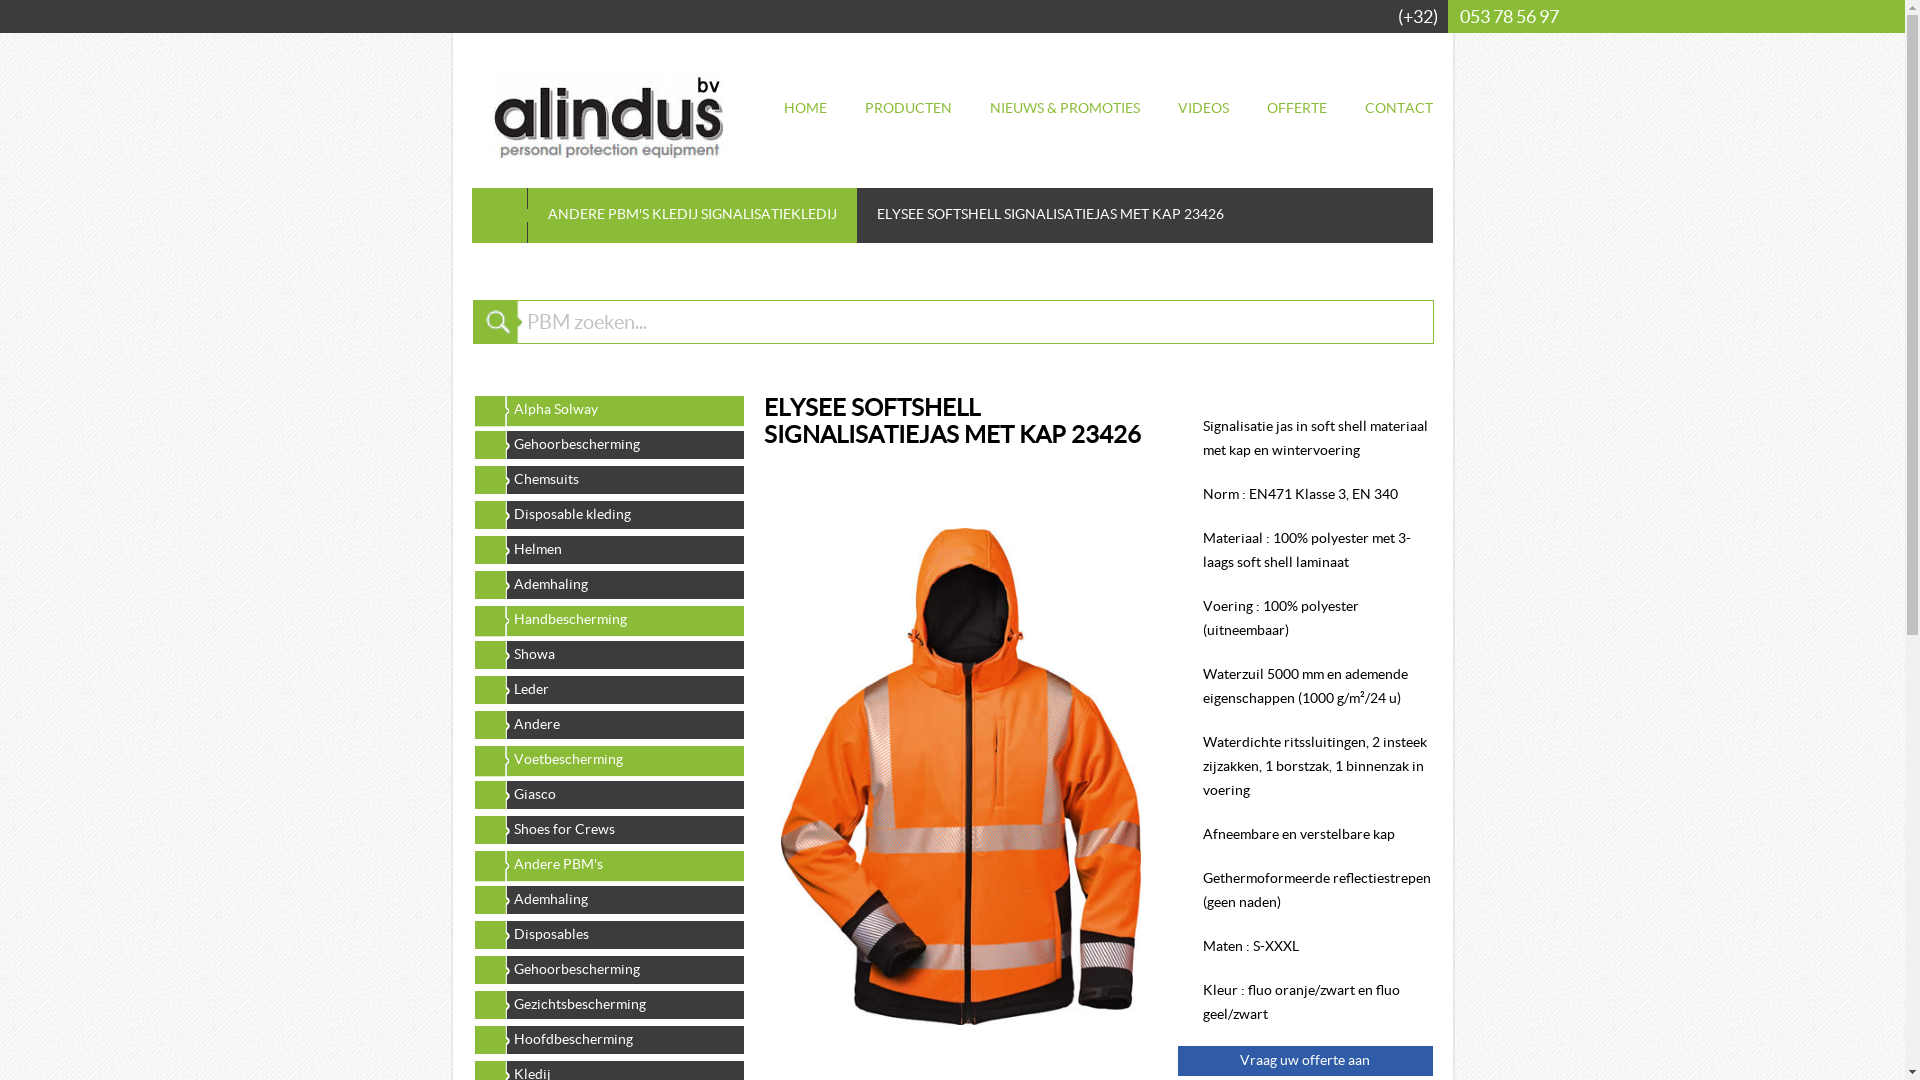 The width and height of the screenshot is (1920, 1080). What do you see at coordinates (606, 724) in the screenshot?
I see `'Andere'` at bounding box center [606, 724].